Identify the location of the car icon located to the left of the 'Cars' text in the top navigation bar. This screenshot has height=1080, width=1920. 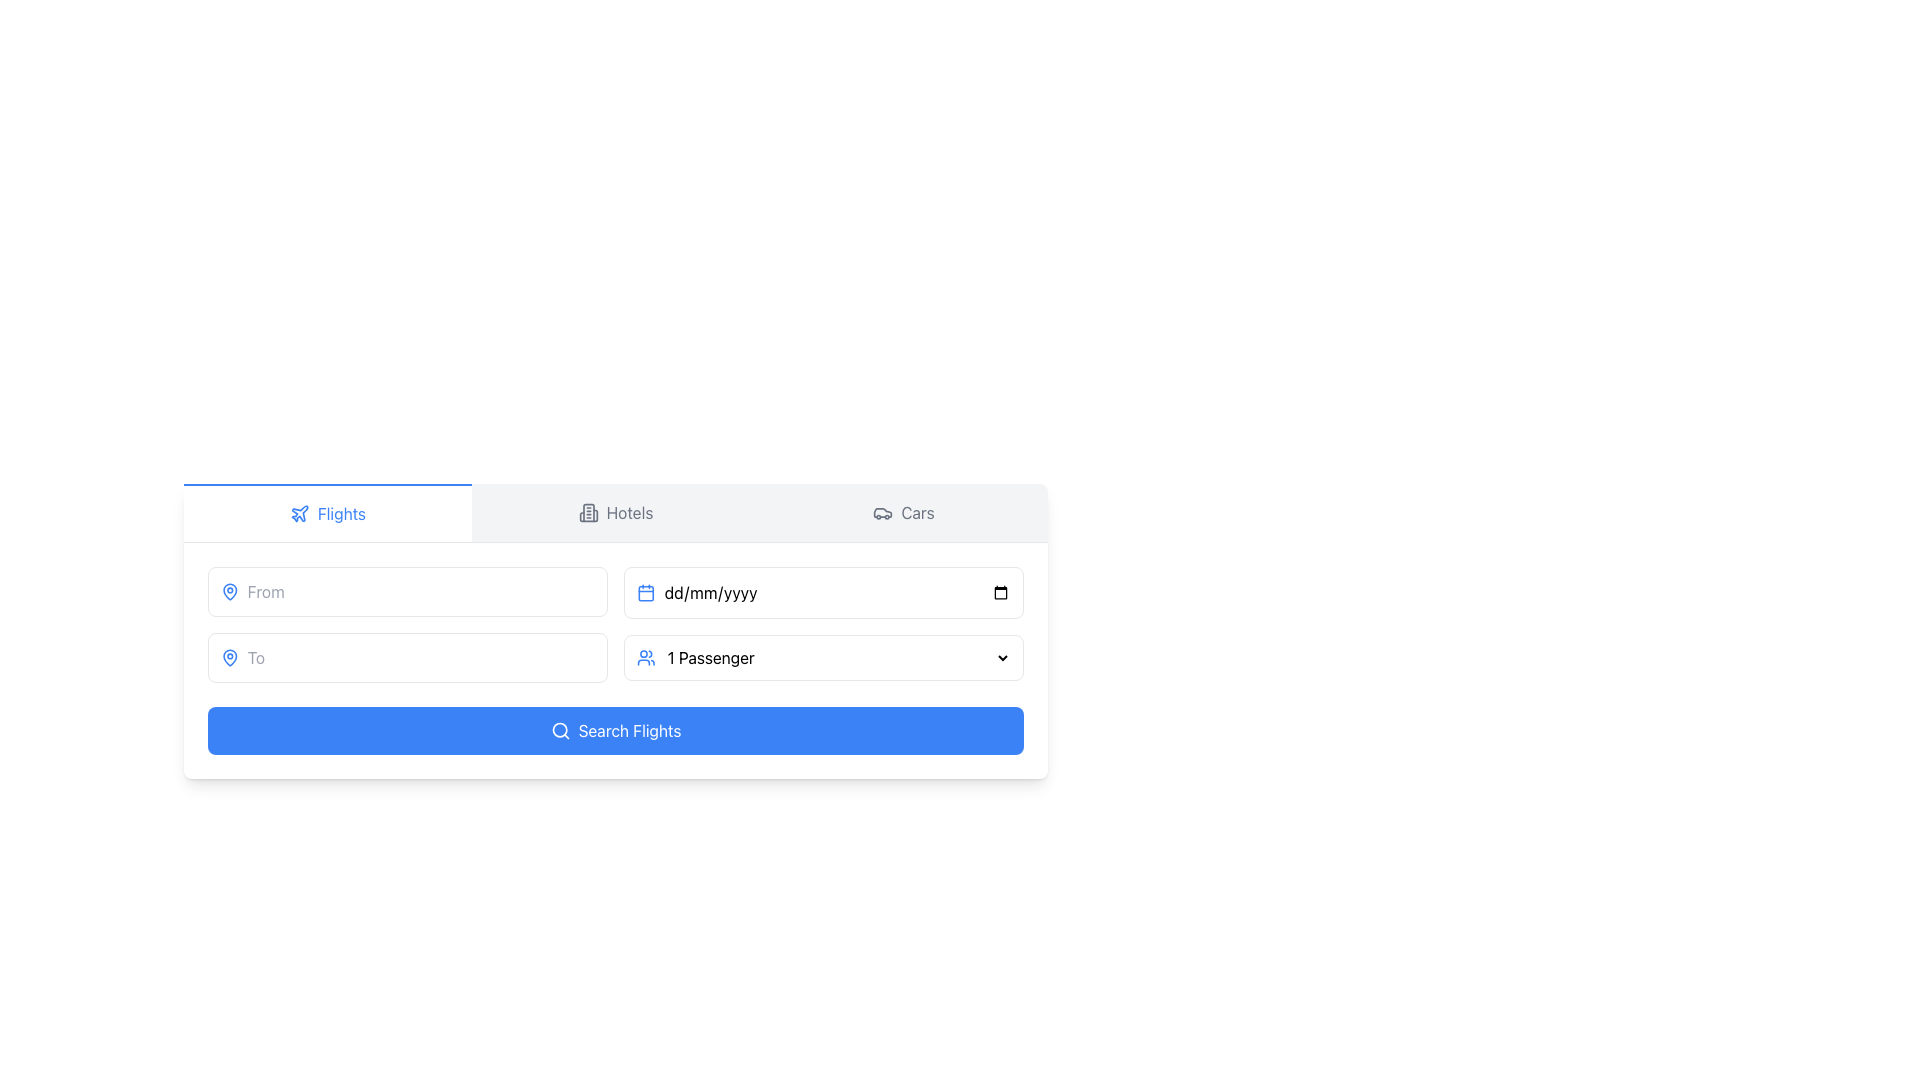
(882, 512).